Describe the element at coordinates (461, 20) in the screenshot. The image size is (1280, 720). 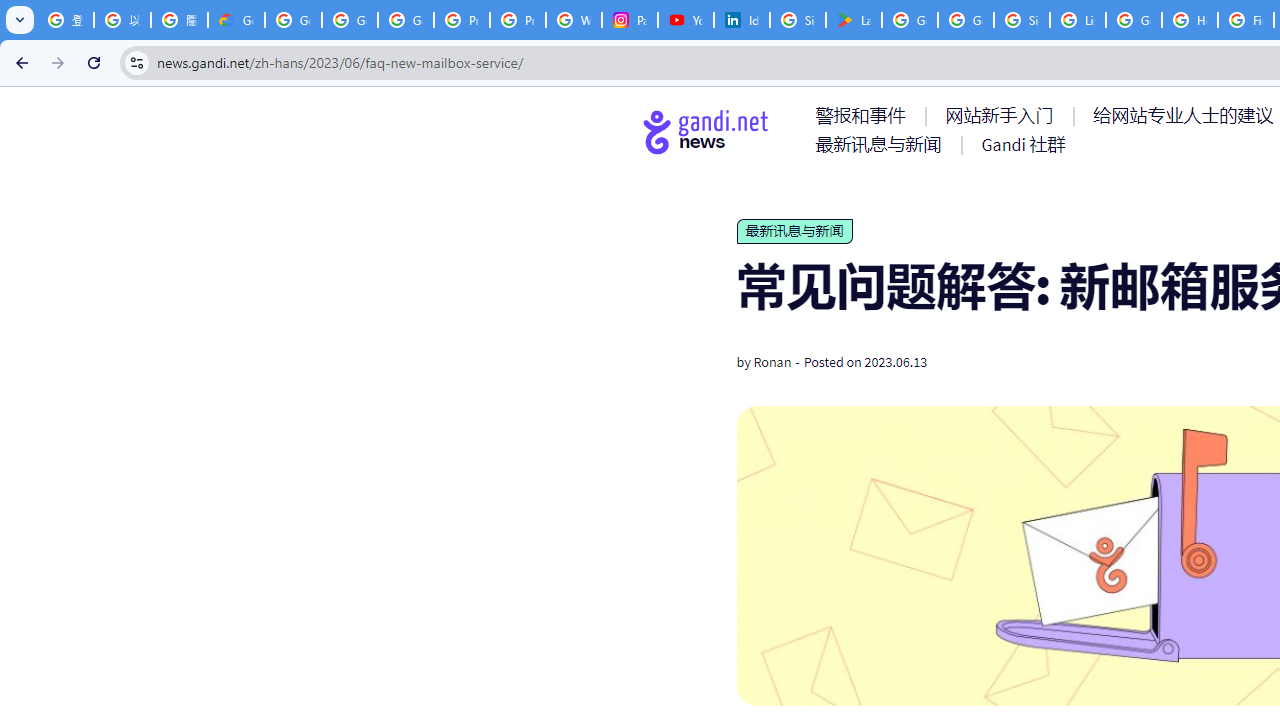
I see `'Privacy Help Center - Policies Help'` at that location.